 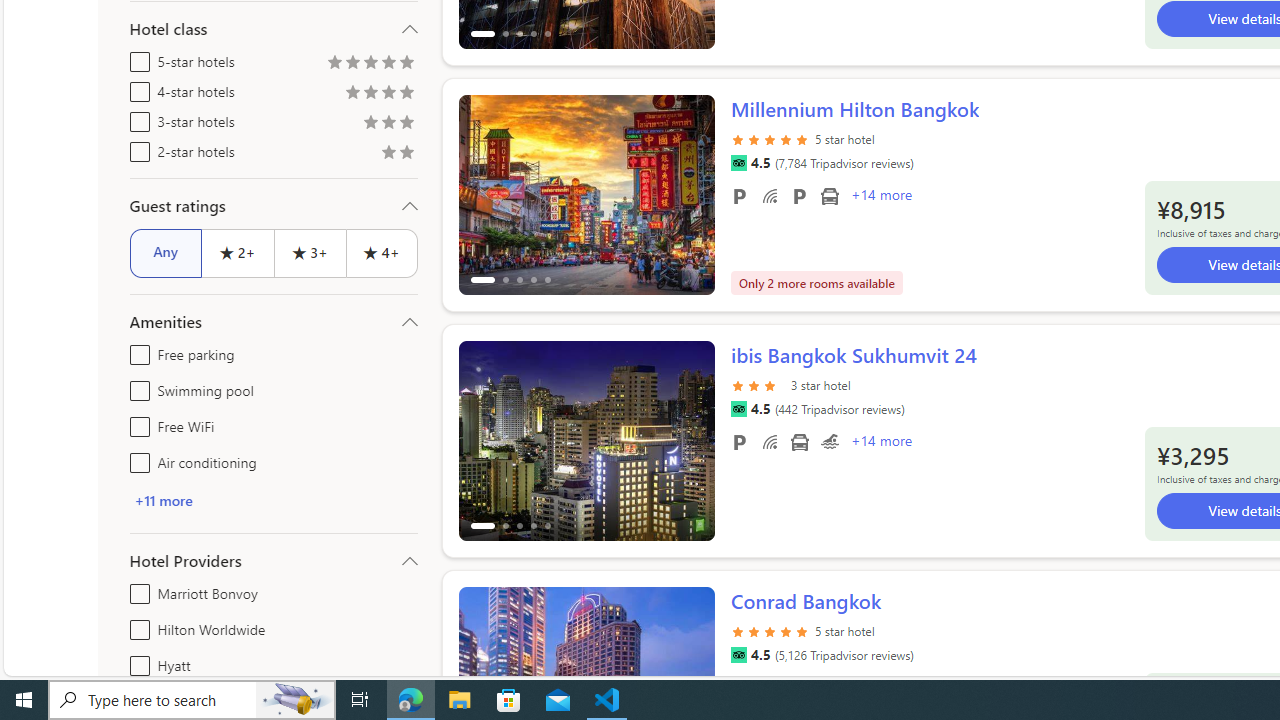 I want to click on 'Air conditioning', so click(x=135, y=459).